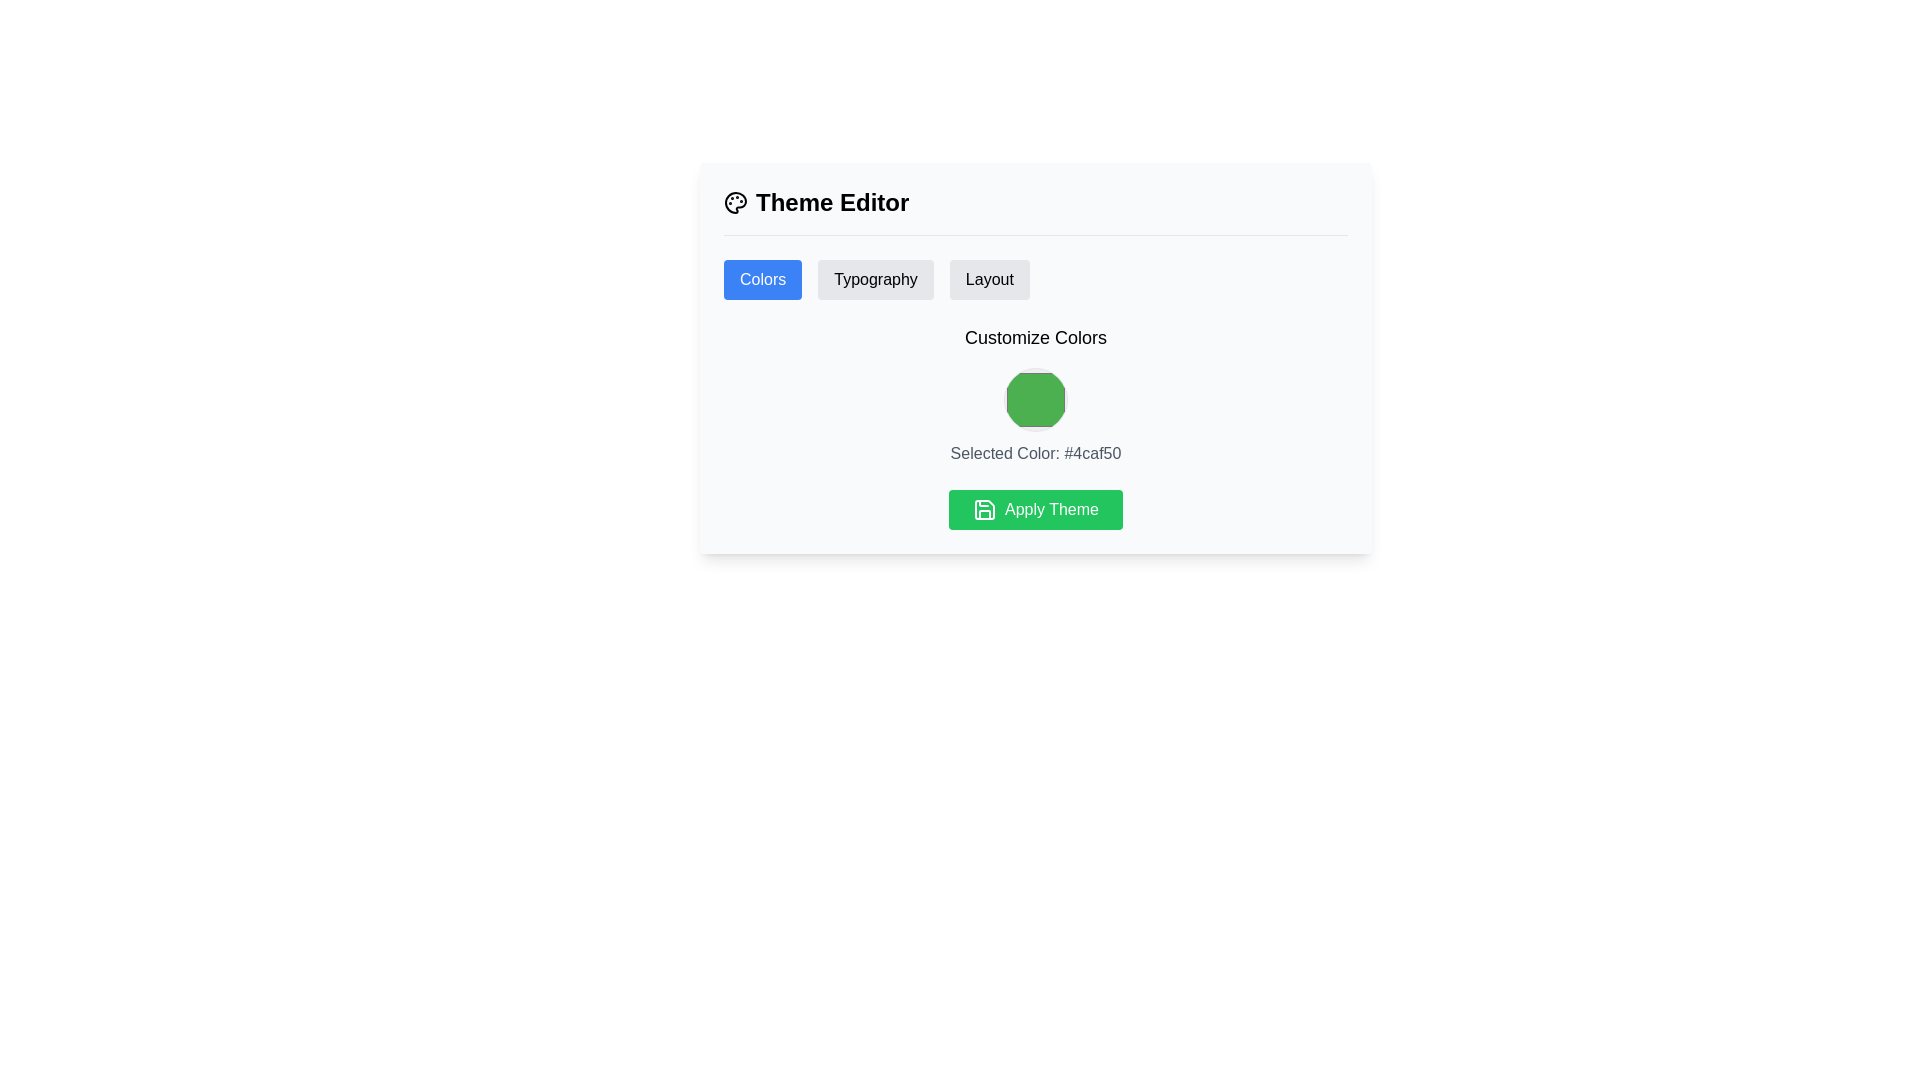  What do you see at coordinates (876, 280) in the screenshot?
I see `the 'Typography' button, which is the second button in a row of three with a light gray background and bold black text` at bounding box center [876, 280].